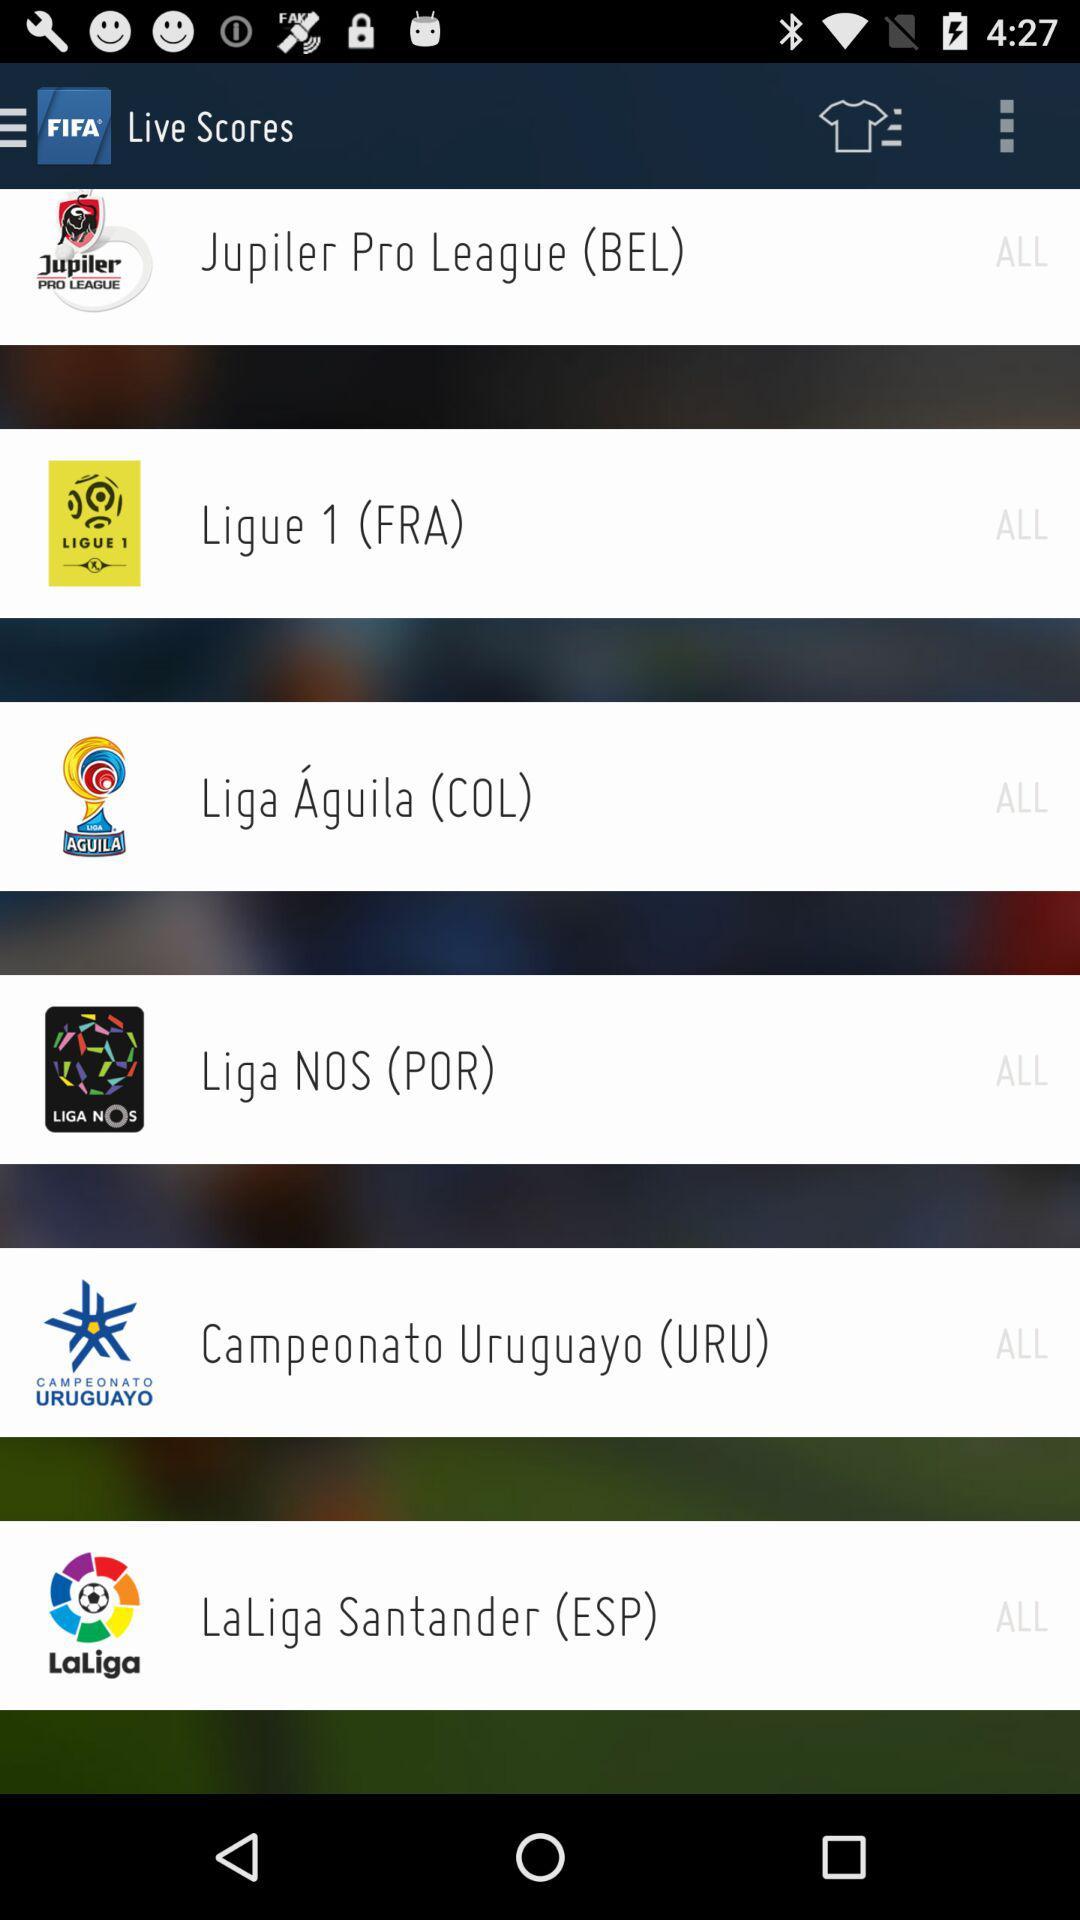 The height and width of the screenshot is (1920, 1080). What do you see at coordinates (95, 250) in the screenshot?
I see `the image which is to the left side of jupiler pro league bel option` at bounding box center [95, 250].